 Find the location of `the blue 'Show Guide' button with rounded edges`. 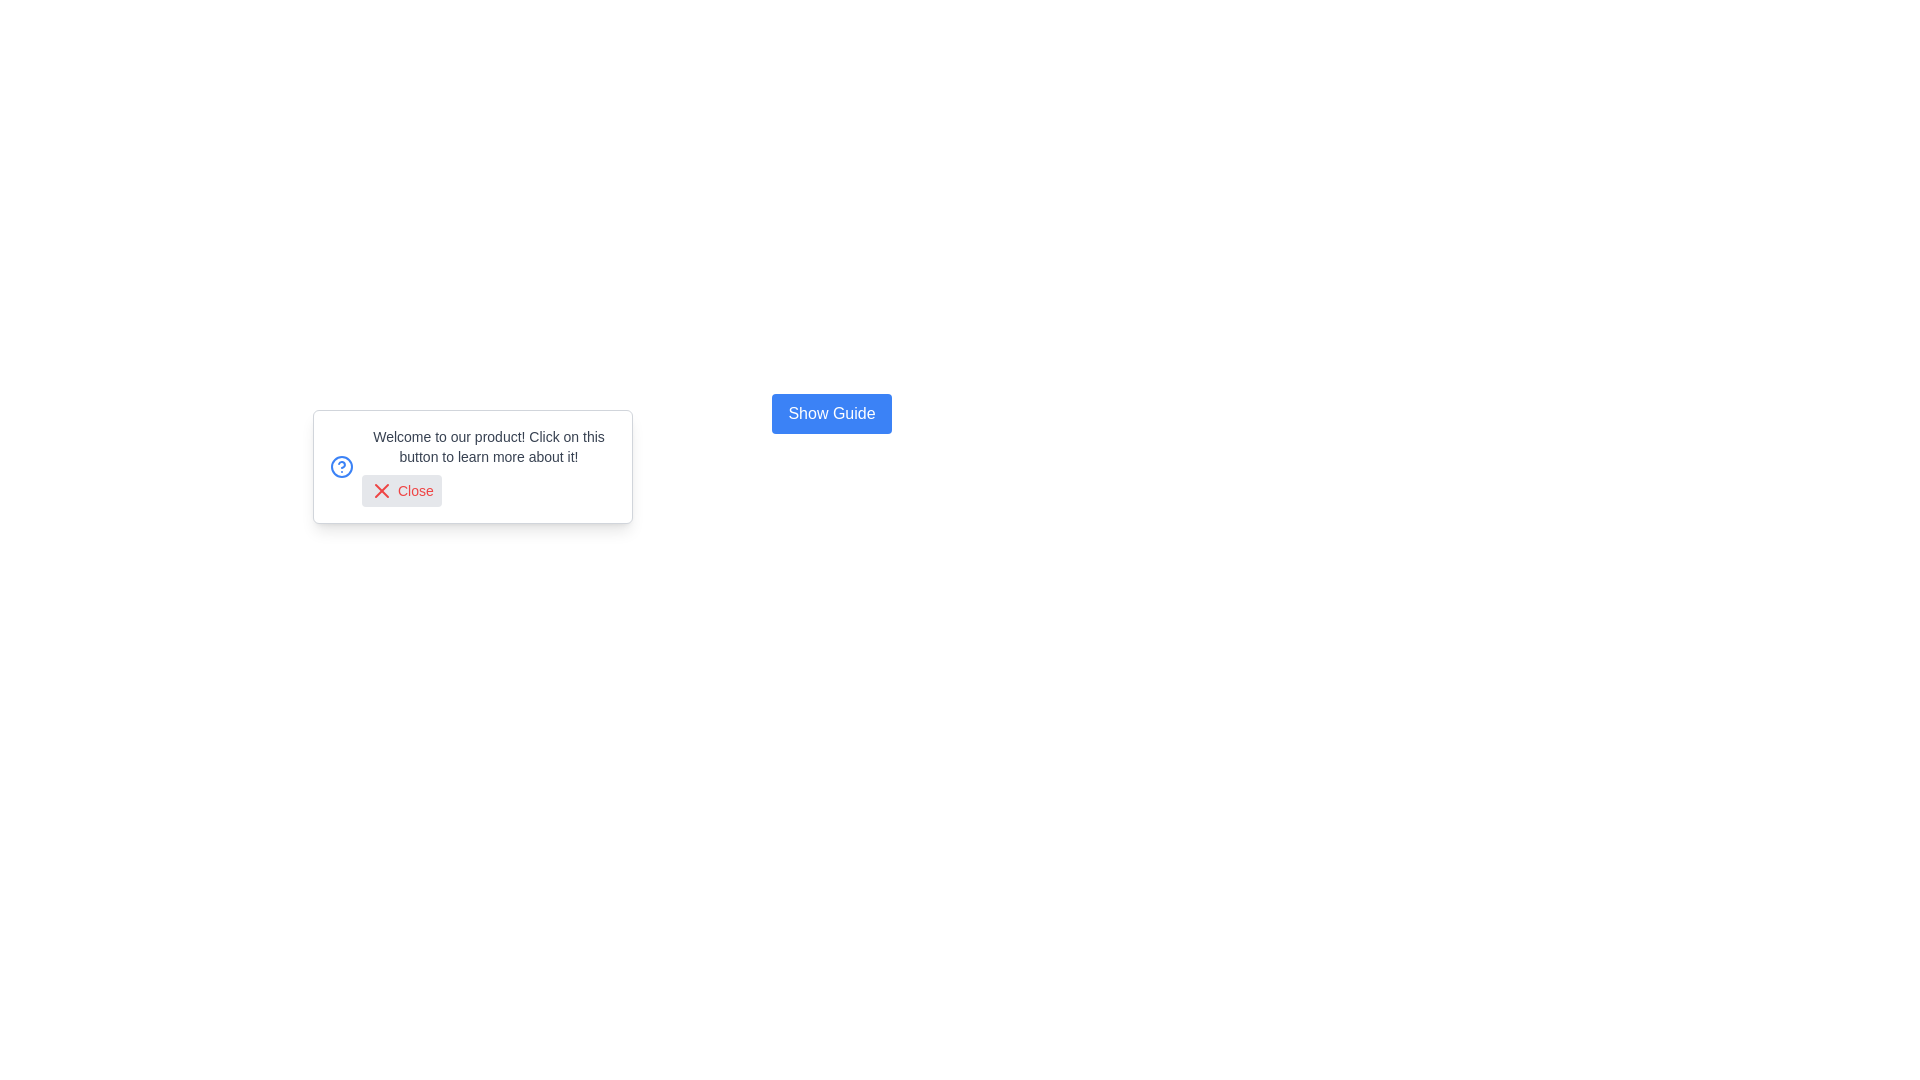

the blue 'Show Guide' button with rounded edges is located at coordinates (831, 412).